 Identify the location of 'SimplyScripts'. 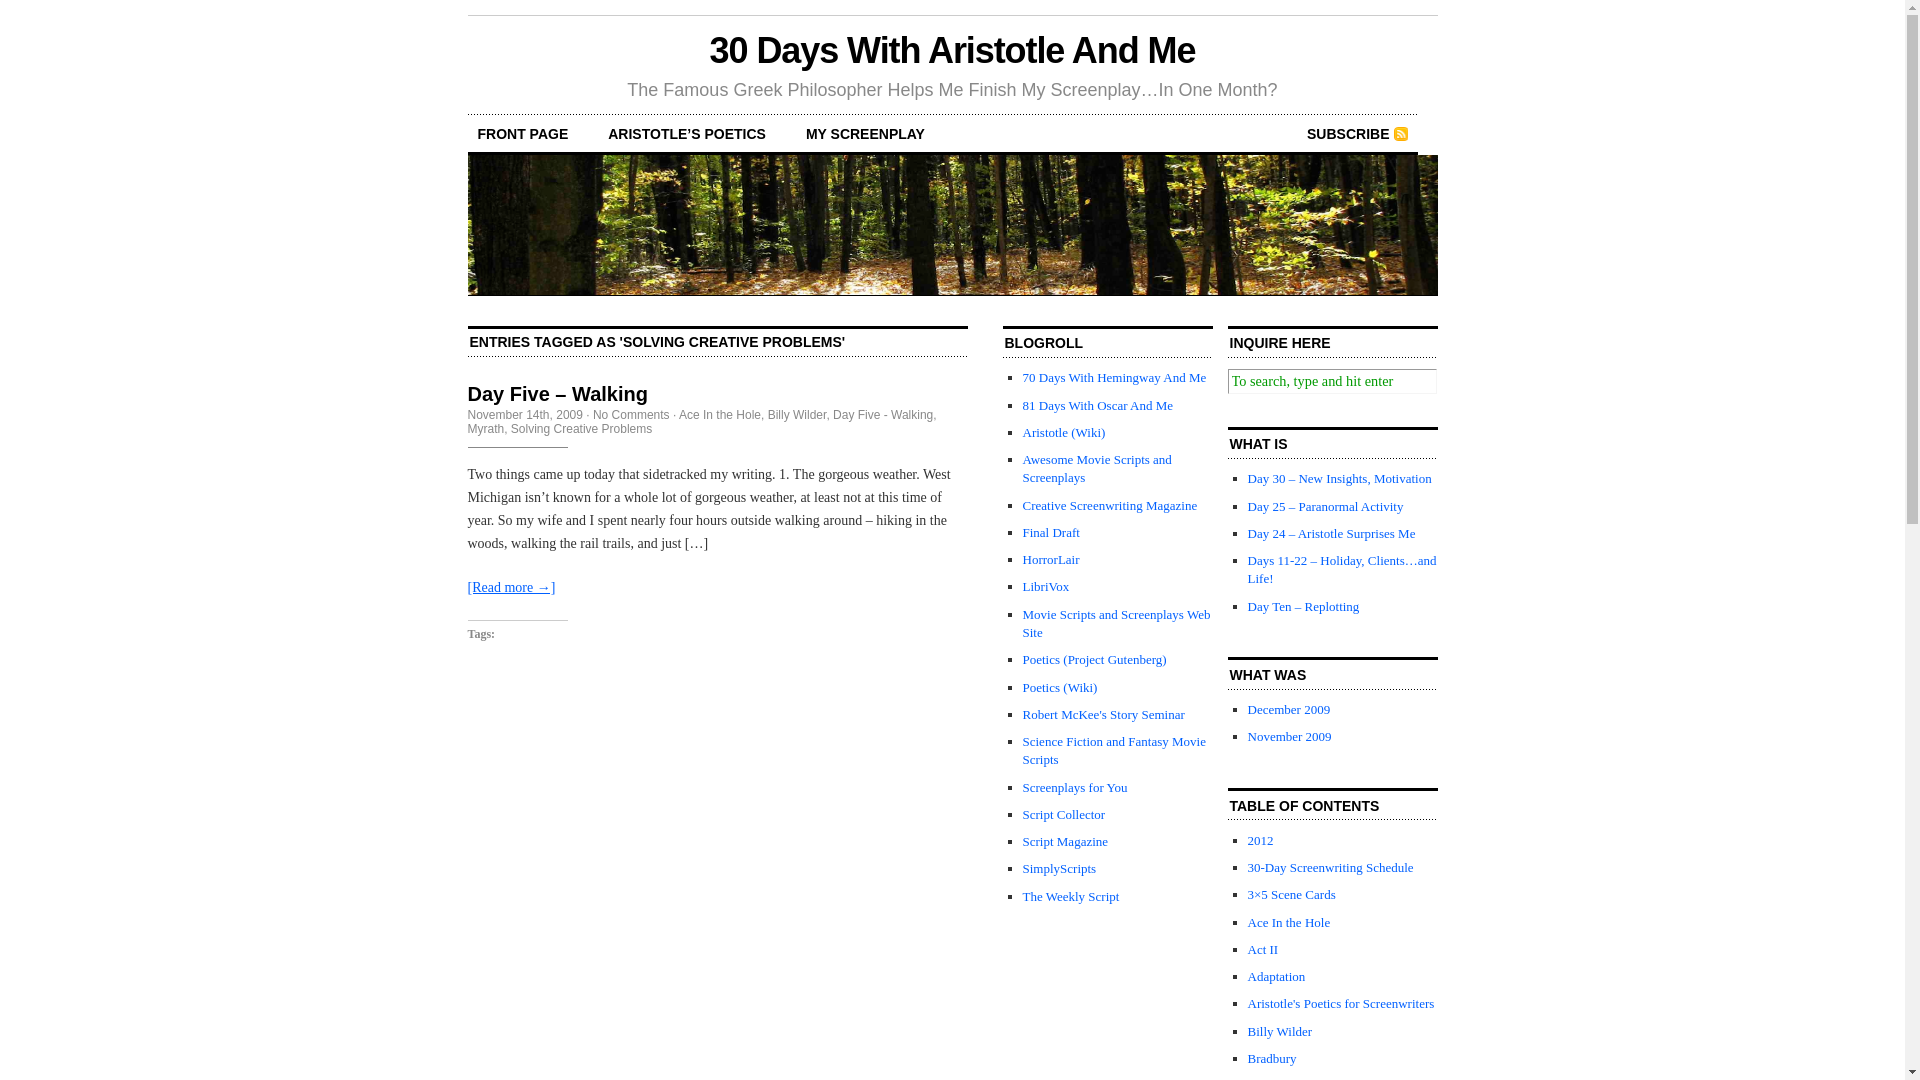
(1058, 867).